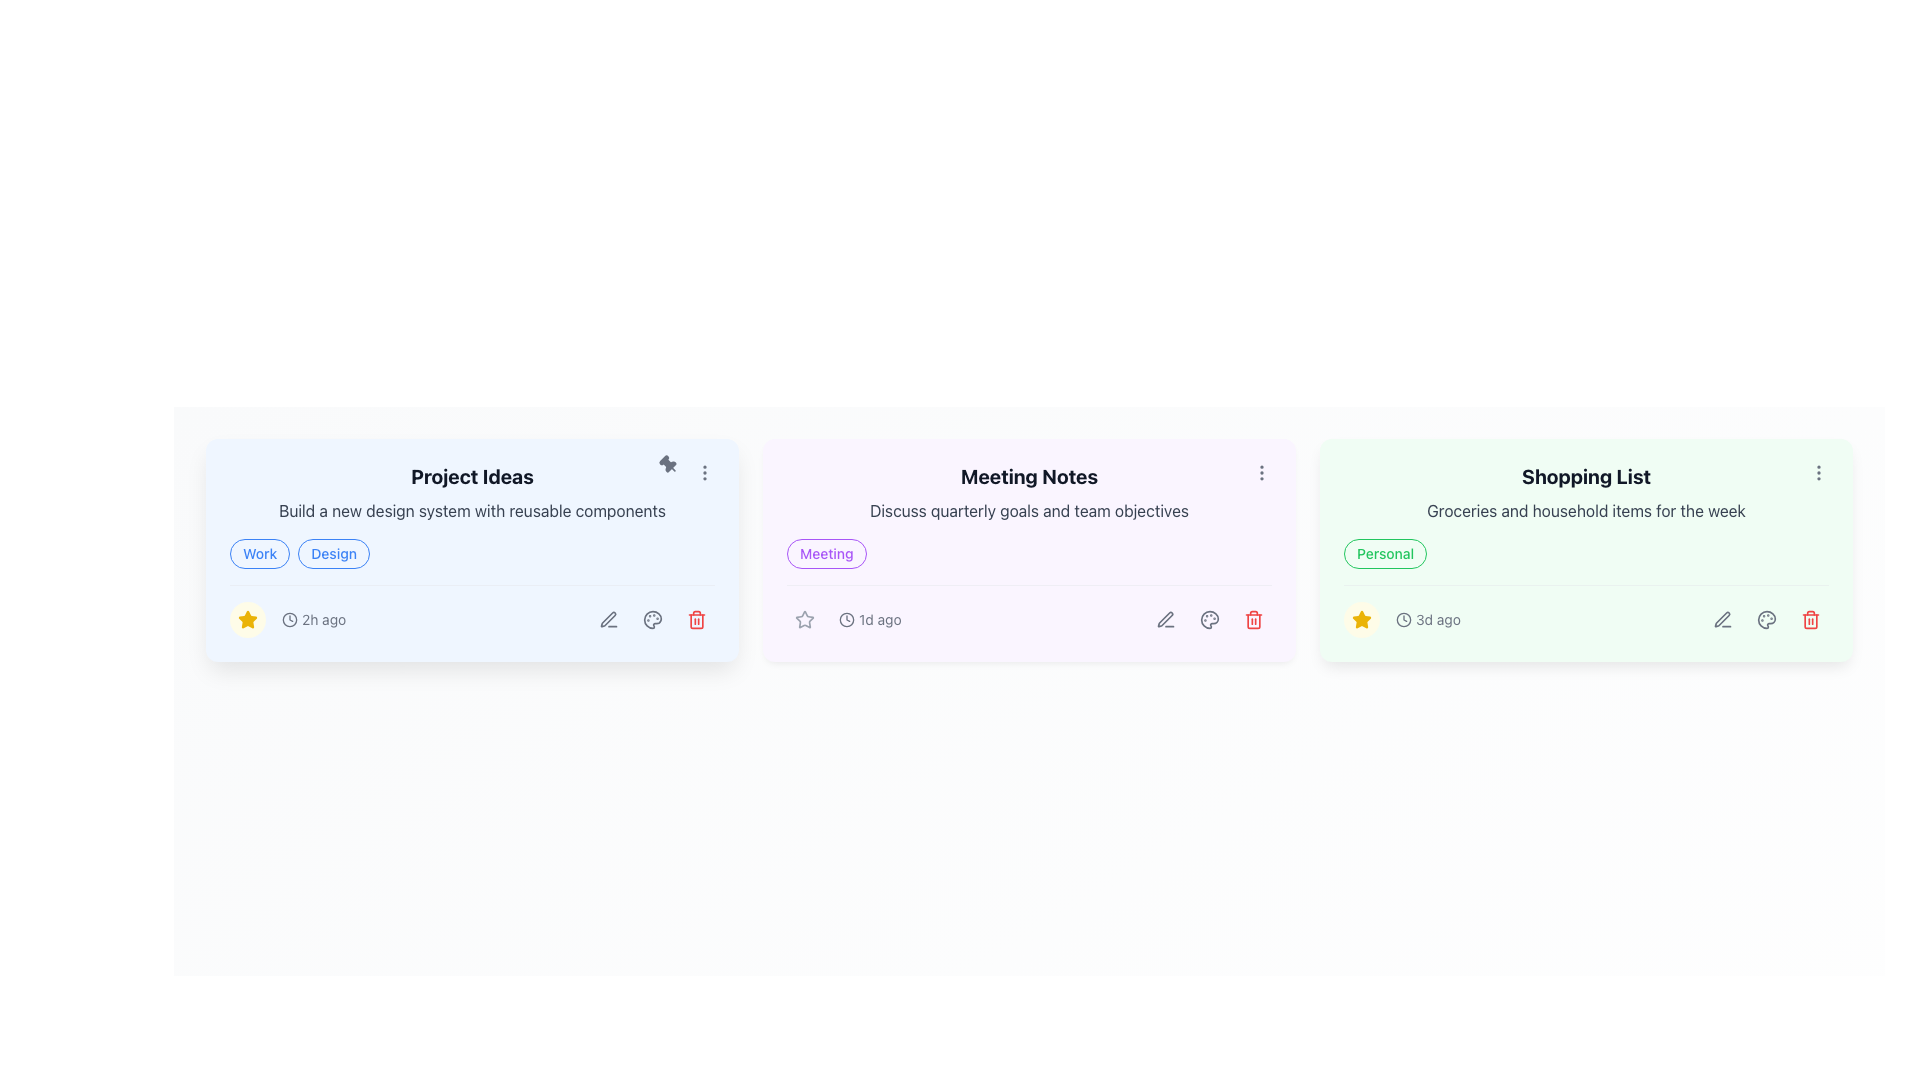 This screenshot has height=1080, width=1920. I want to click on the button located in the top-right corner of the 'Meeting Notes' card, so click(1261, 473).